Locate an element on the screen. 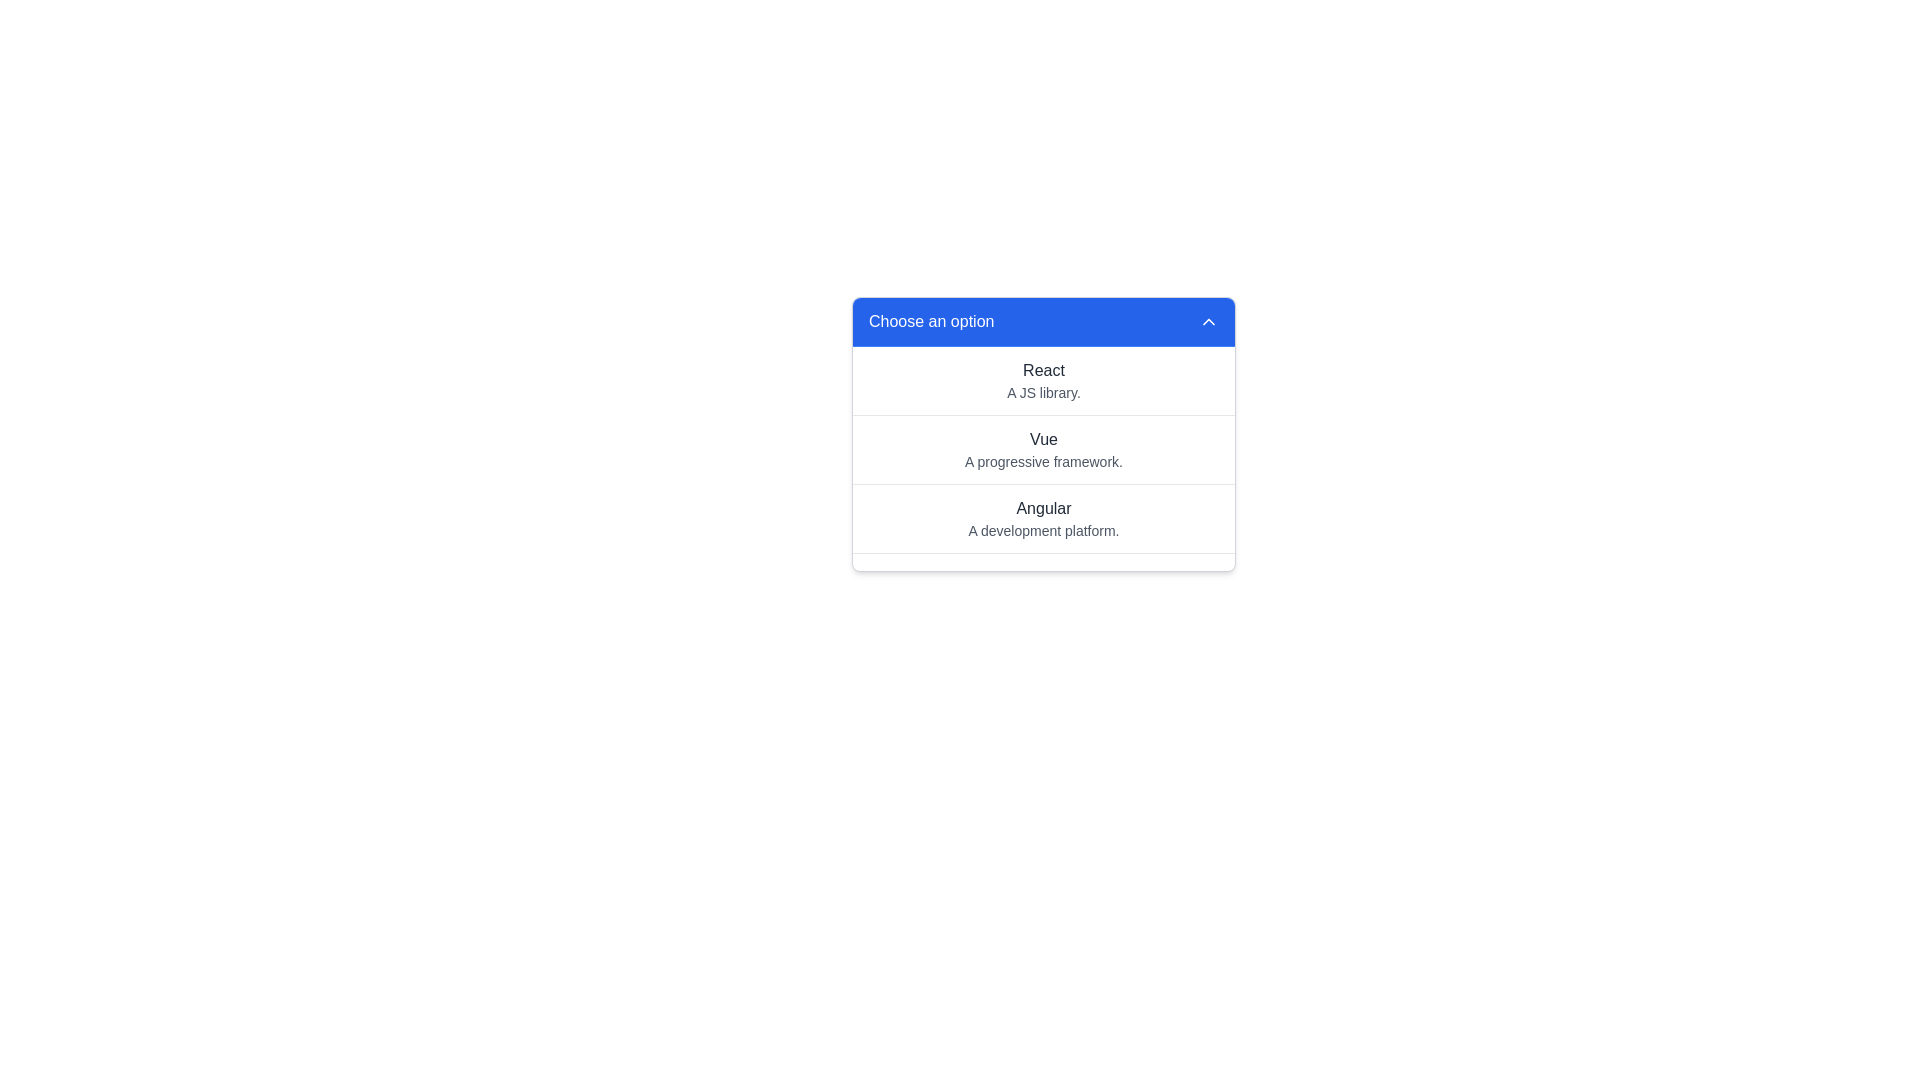 The image size is (1920, 1080). the text label indicating the 'Angular' dropdown option, which is located in the third position of the dropdown menu and represents the title of that option is located at coordinates (1042, 508).